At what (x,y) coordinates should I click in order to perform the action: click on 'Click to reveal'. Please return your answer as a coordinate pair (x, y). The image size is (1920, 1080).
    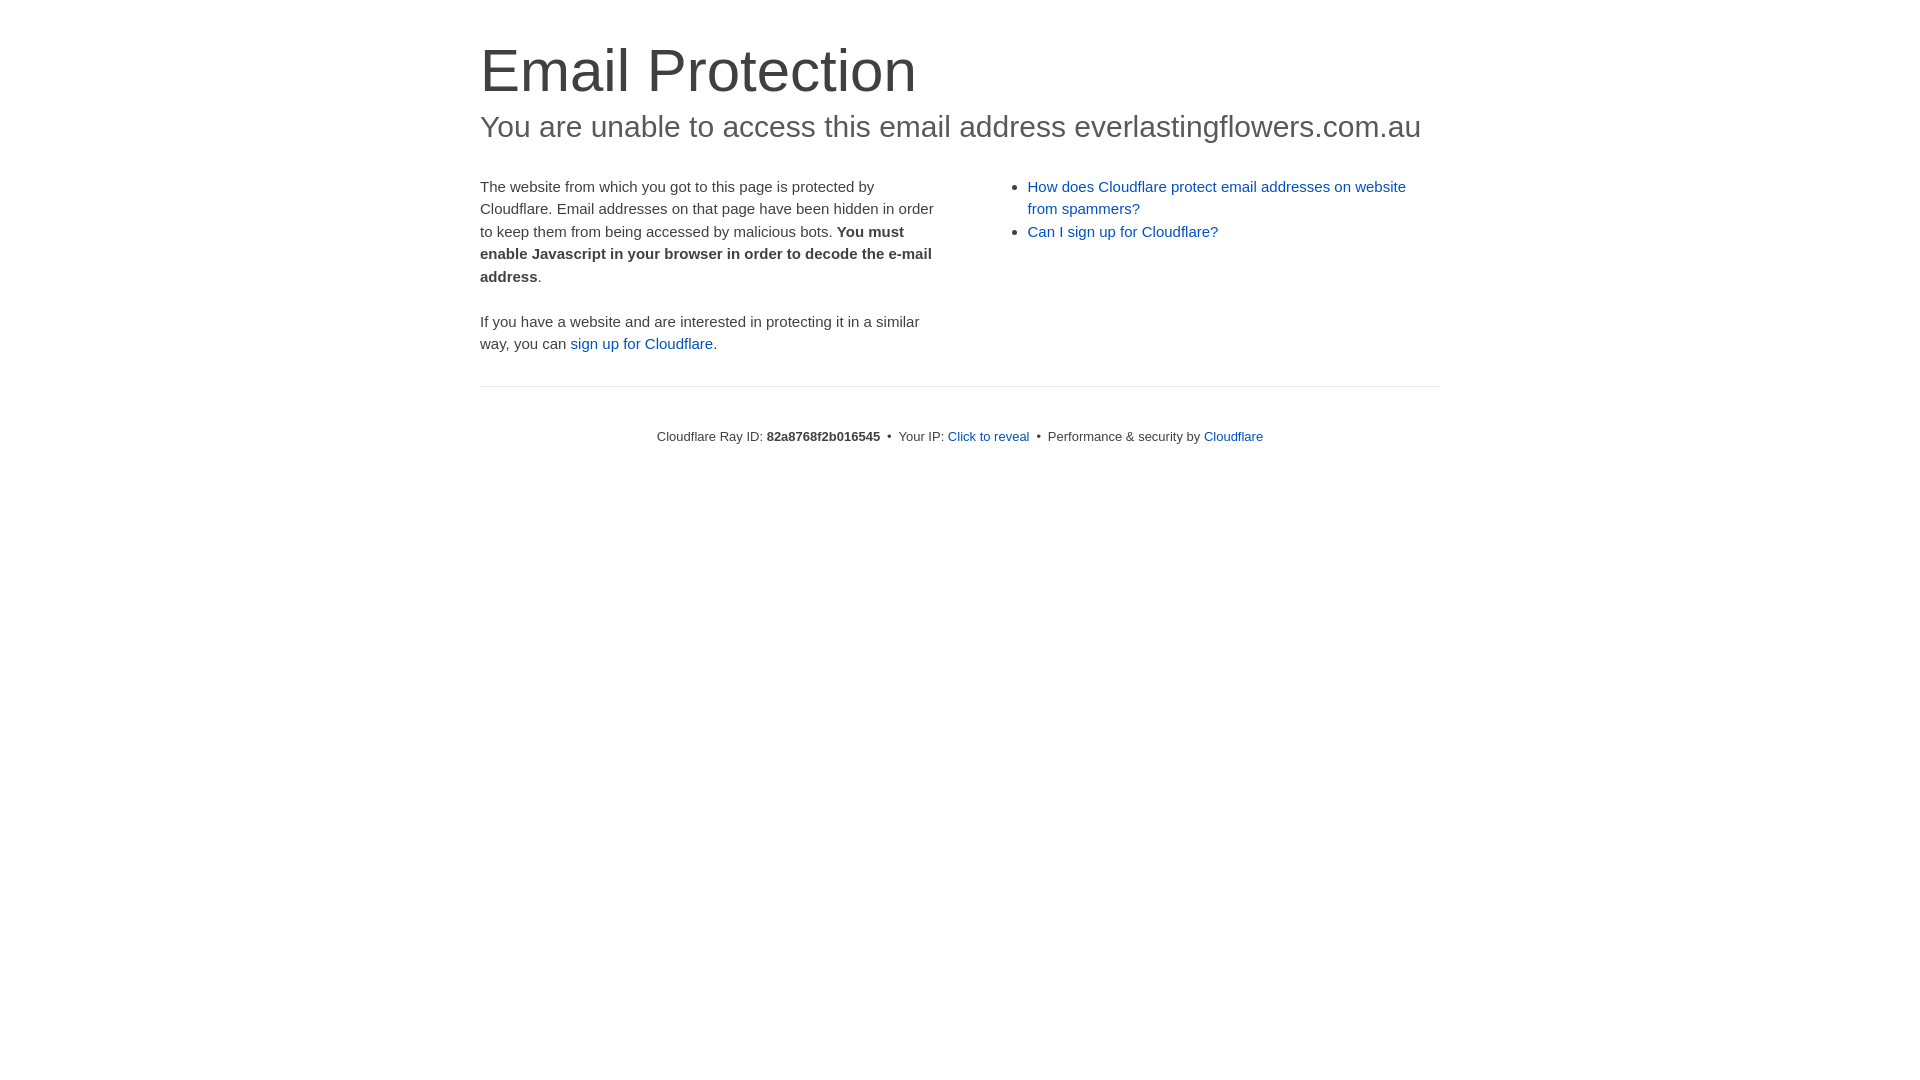
    Looking at the image, I should click on (988, 435).